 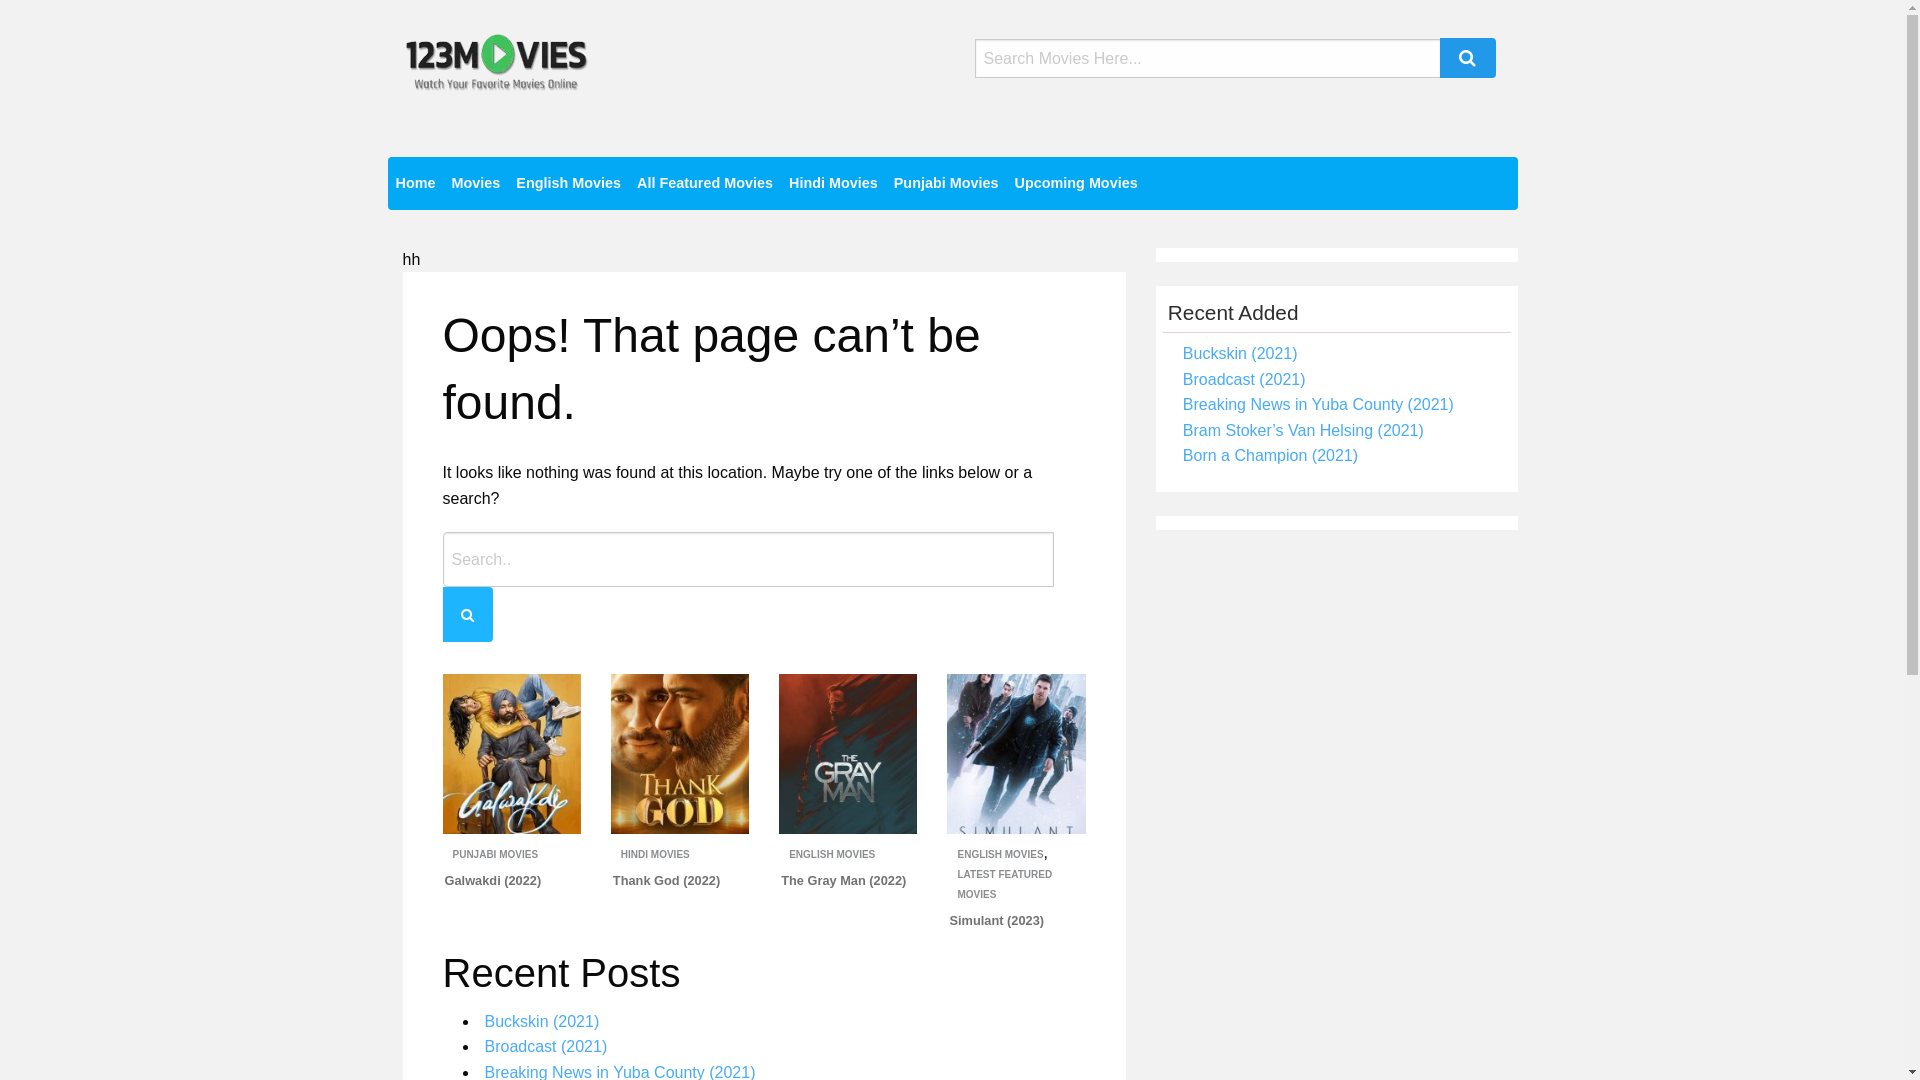 What do you see at coordinates (474, 183) in the screenshot?
I see `'Movies'` at bounding box center [474, 183].